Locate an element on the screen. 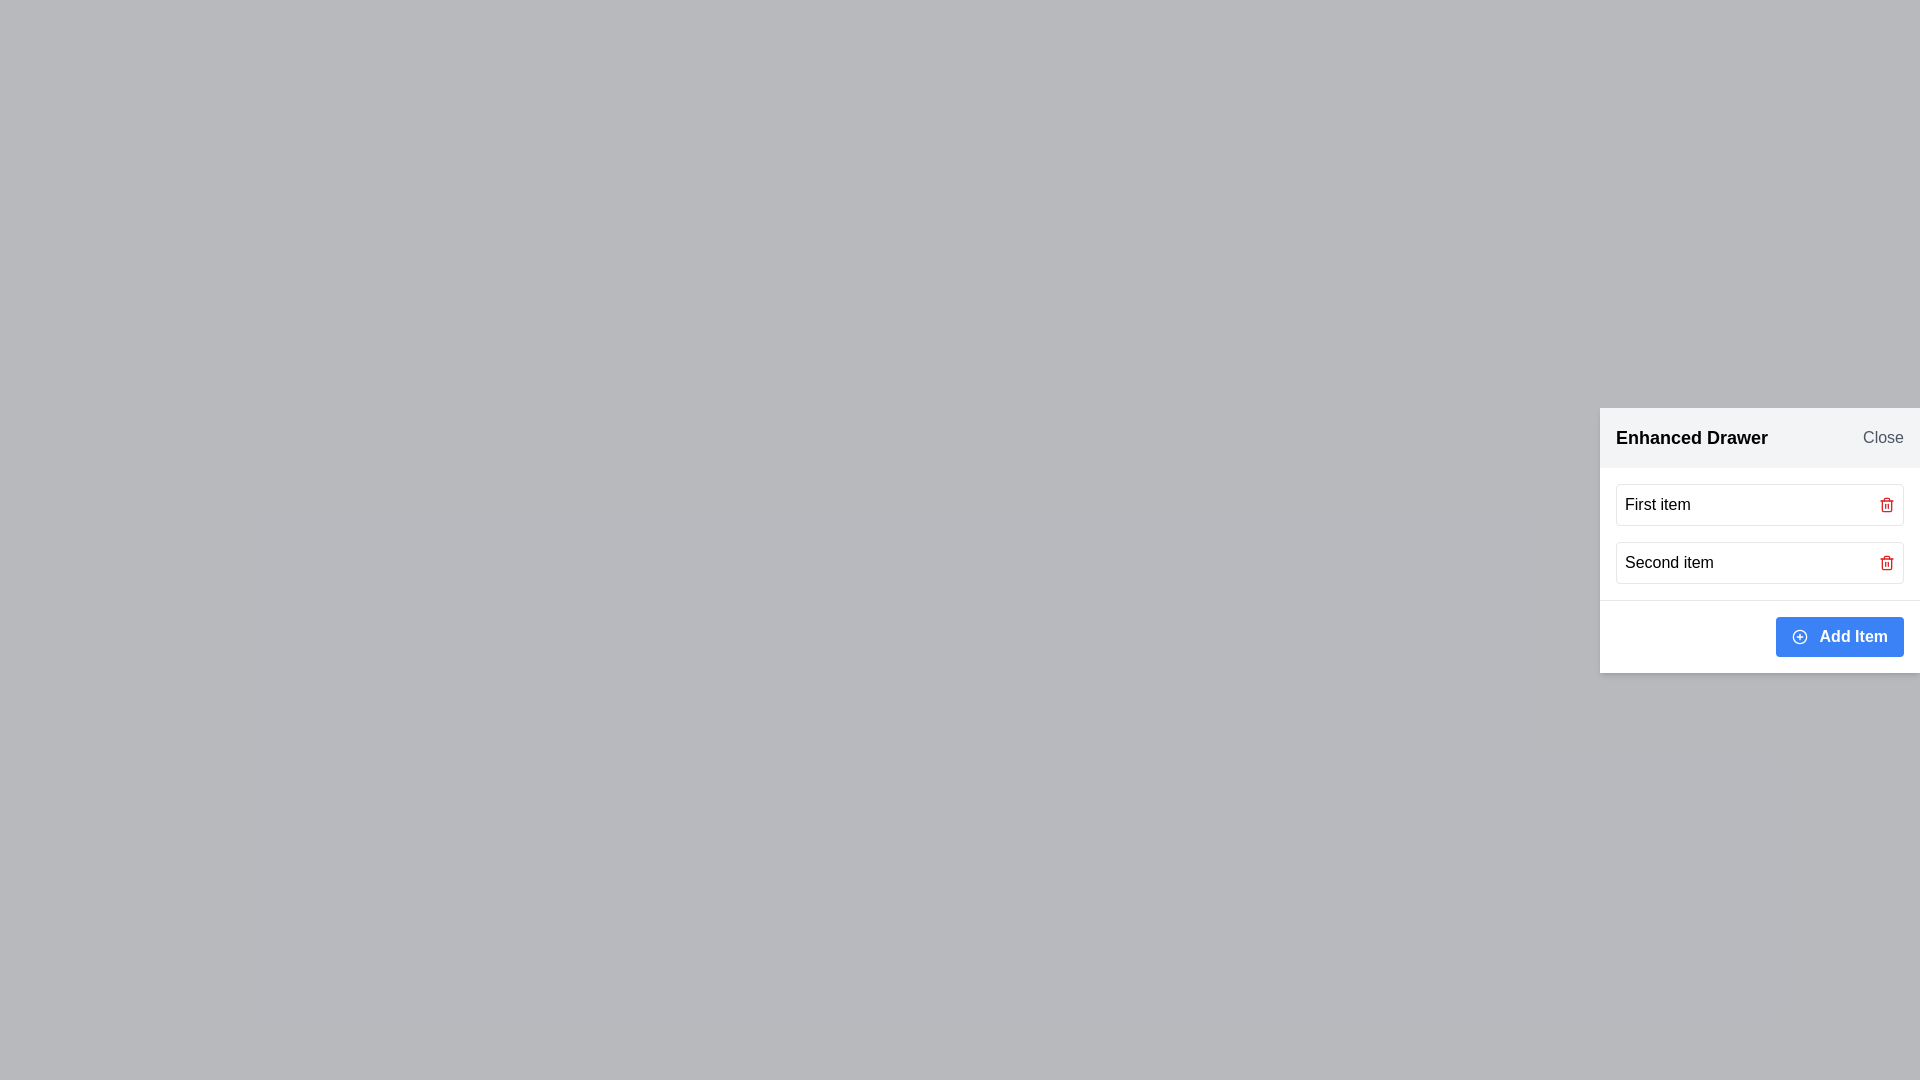  the Text label that serves as a title for the second list item in the drawer panel, located directly beneath the 'First item' is located at coordinates (1669, 562).